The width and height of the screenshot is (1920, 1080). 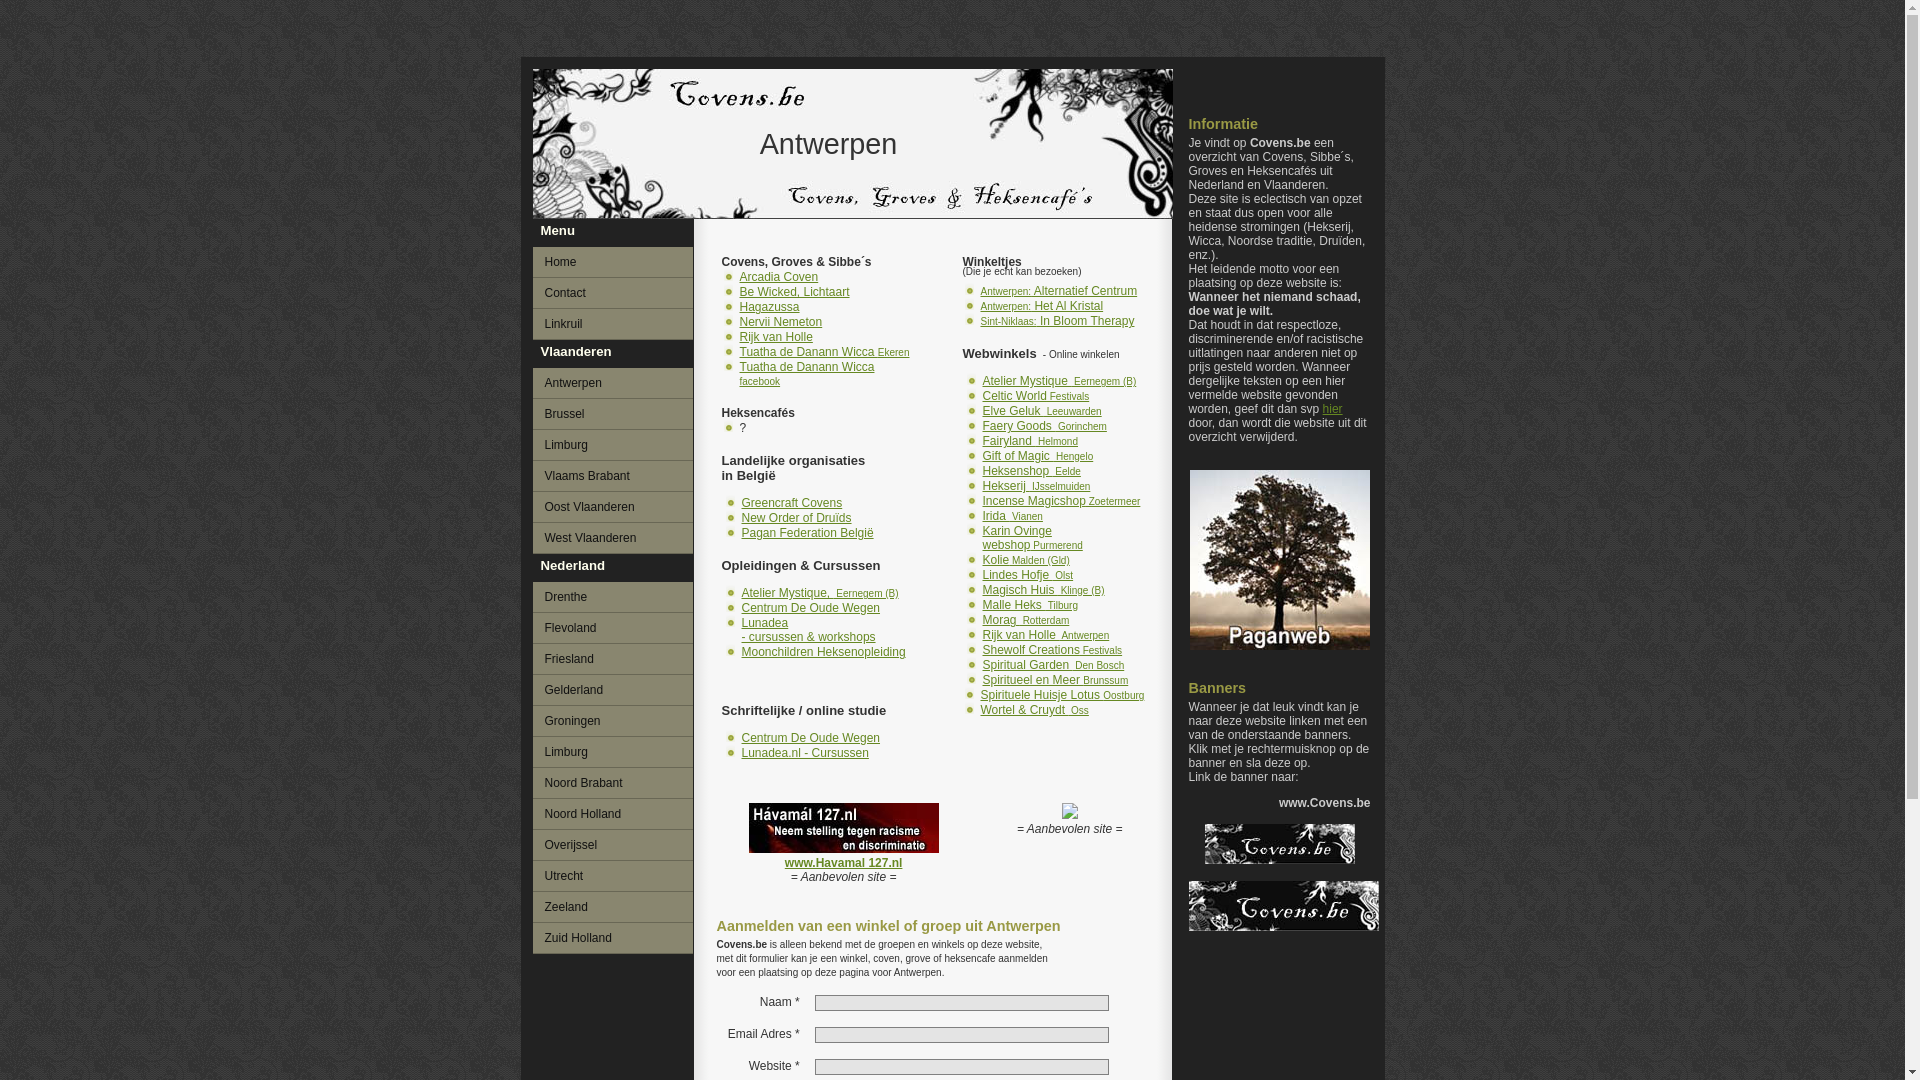 I want to click on 'Sint-Niklaas: In Bloom Therapy', so click(x=1055, y=319).